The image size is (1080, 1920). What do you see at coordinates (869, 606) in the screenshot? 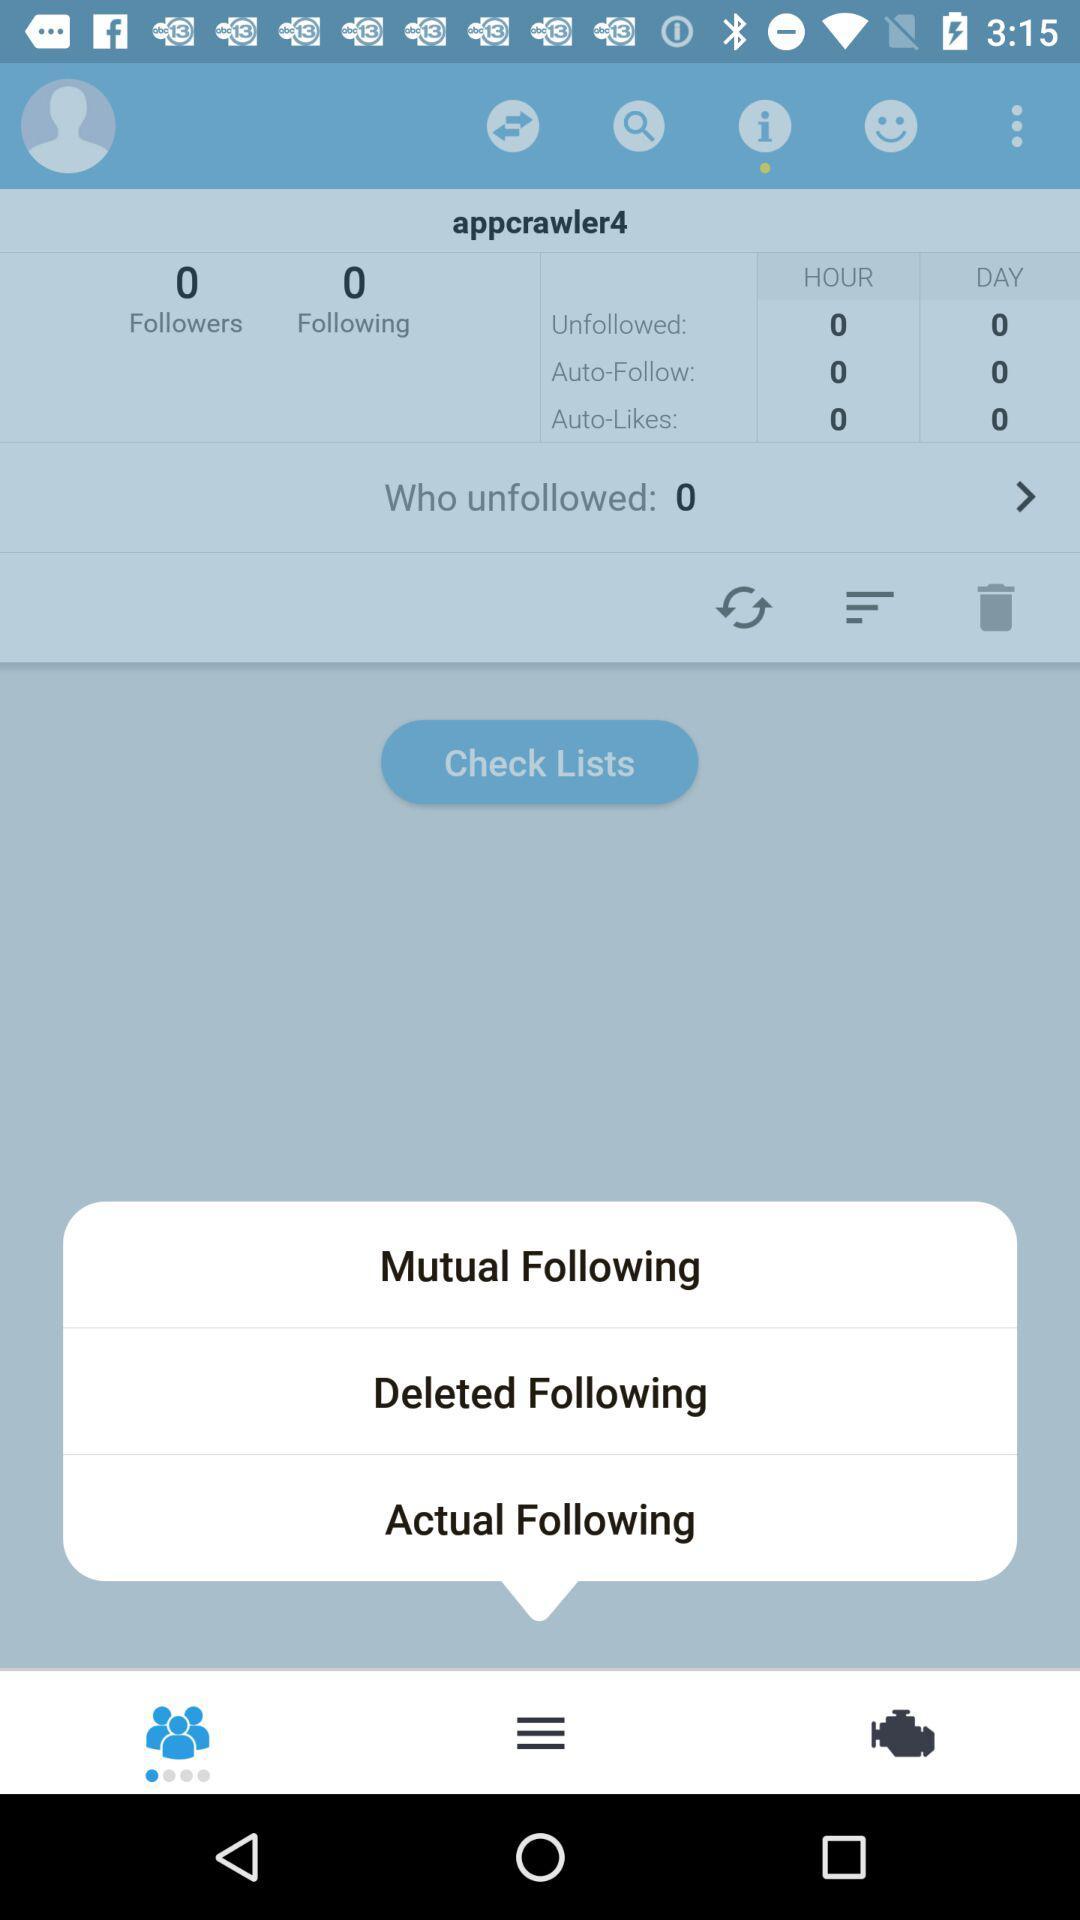
I see `the filter_list icon` at bounding box center [869, 606].